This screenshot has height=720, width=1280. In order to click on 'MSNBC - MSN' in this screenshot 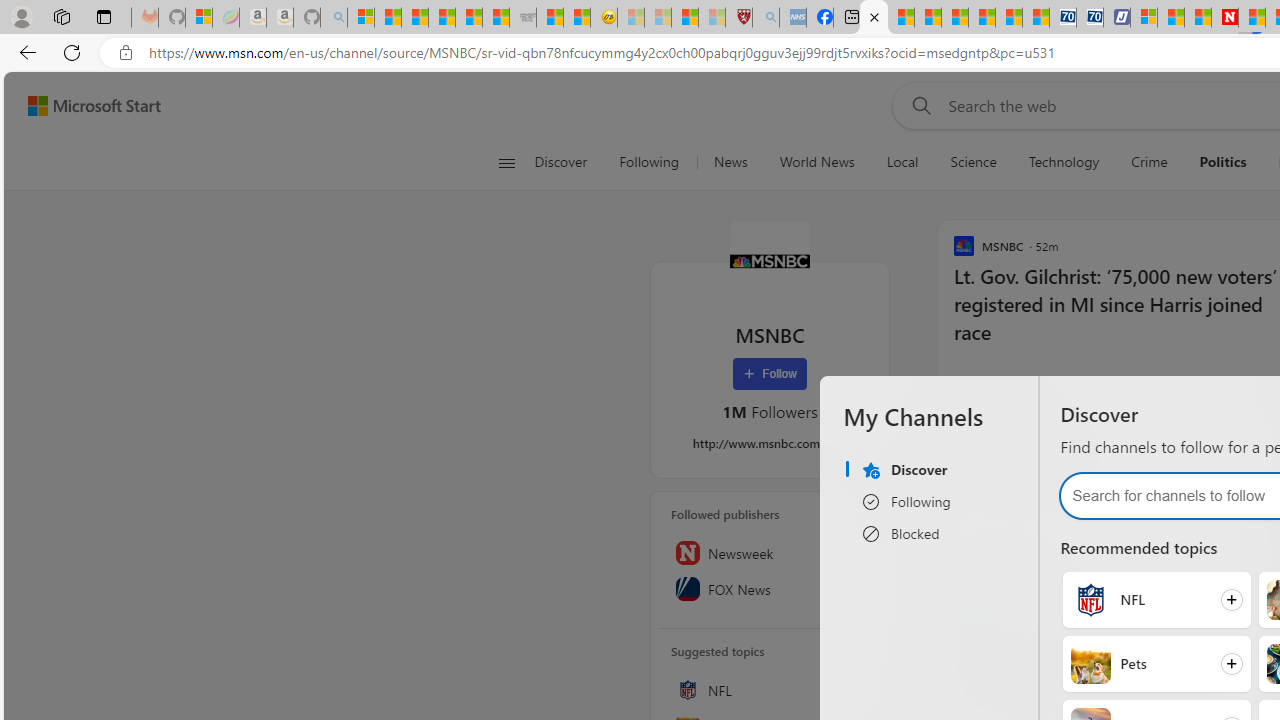, I will do `click(874, 17)`.